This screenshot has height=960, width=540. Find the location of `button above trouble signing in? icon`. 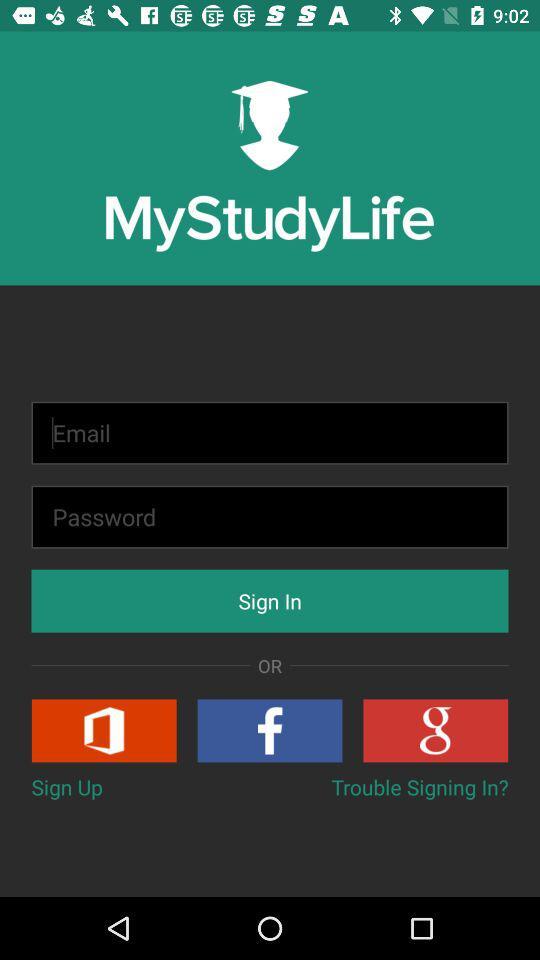

button above trouble signing in? icon is located at coordinates (270, 729).